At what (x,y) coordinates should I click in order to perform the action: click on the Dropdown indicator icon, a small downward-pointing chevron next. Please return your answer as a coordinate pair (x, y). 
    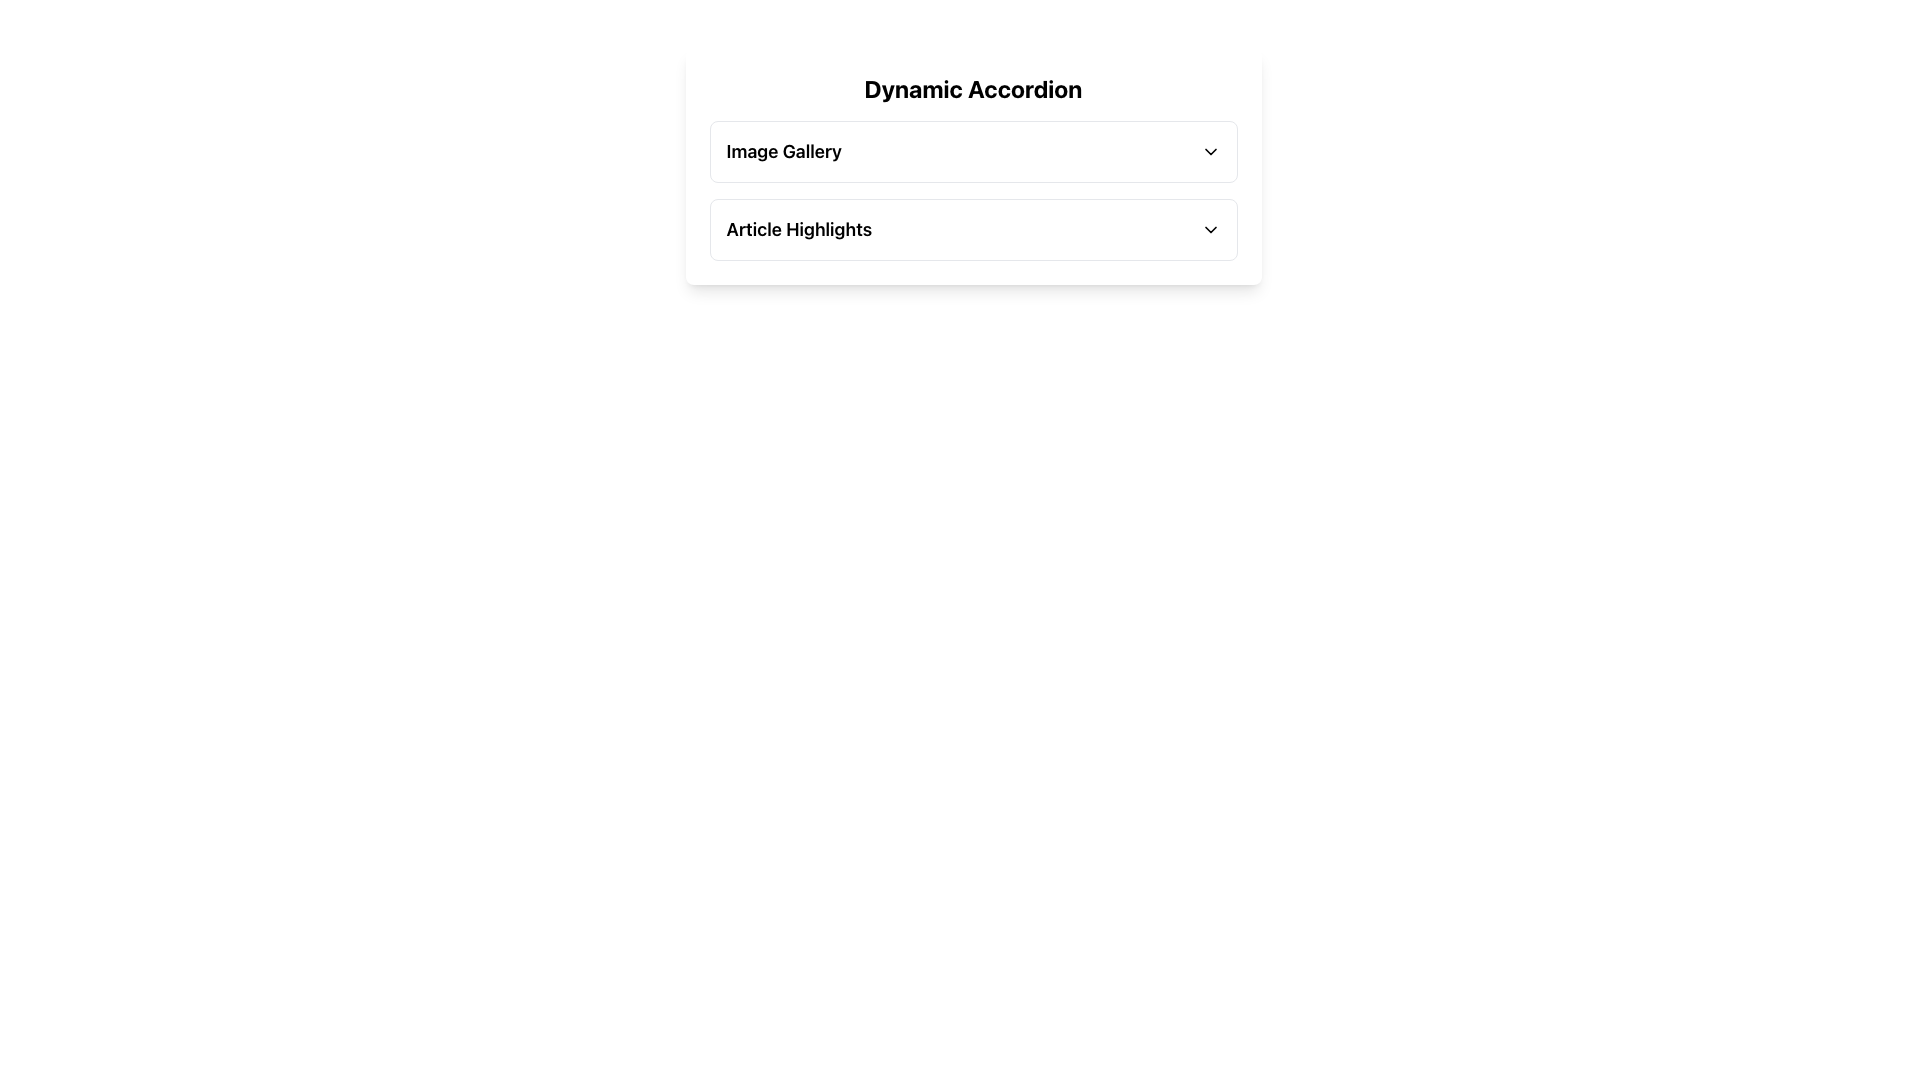
    Looking at the image, I should click on (1209, 229).